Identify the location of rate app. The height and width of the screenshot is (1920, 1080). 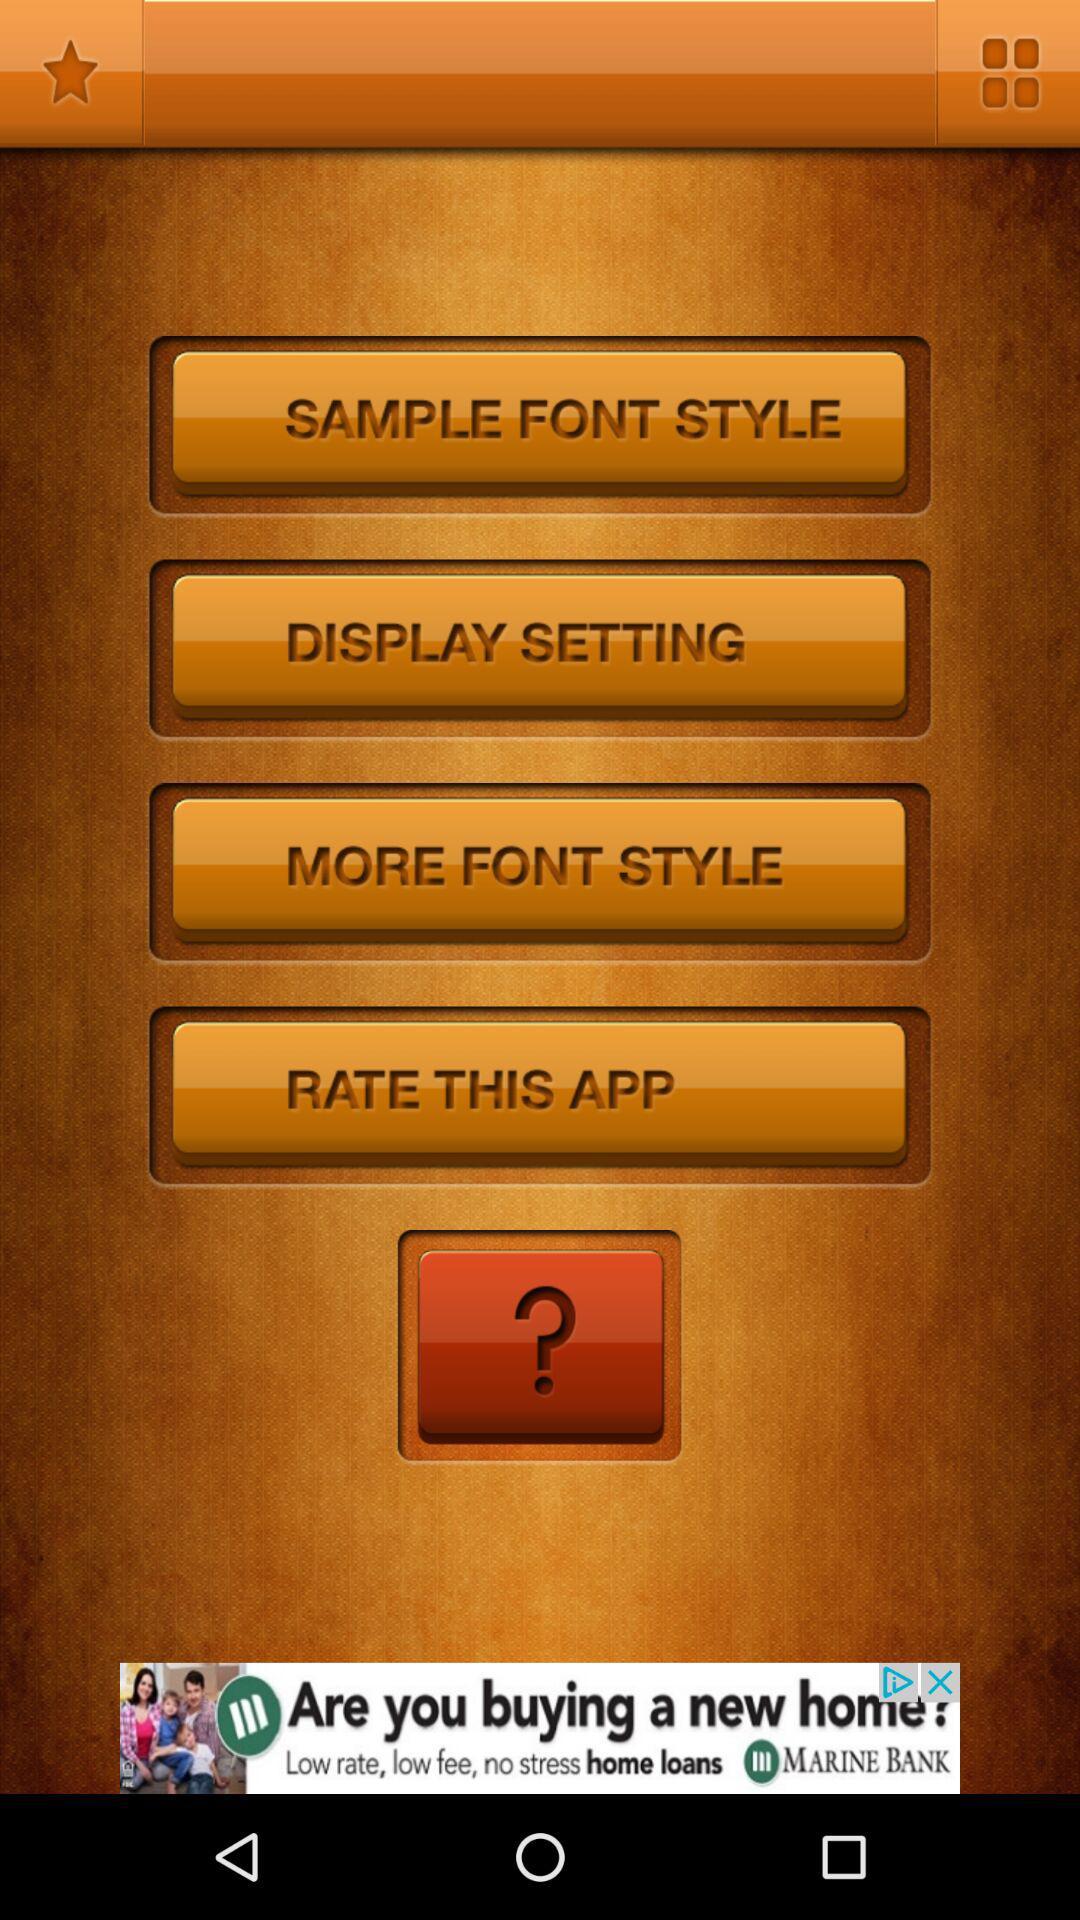
(540, 1097).